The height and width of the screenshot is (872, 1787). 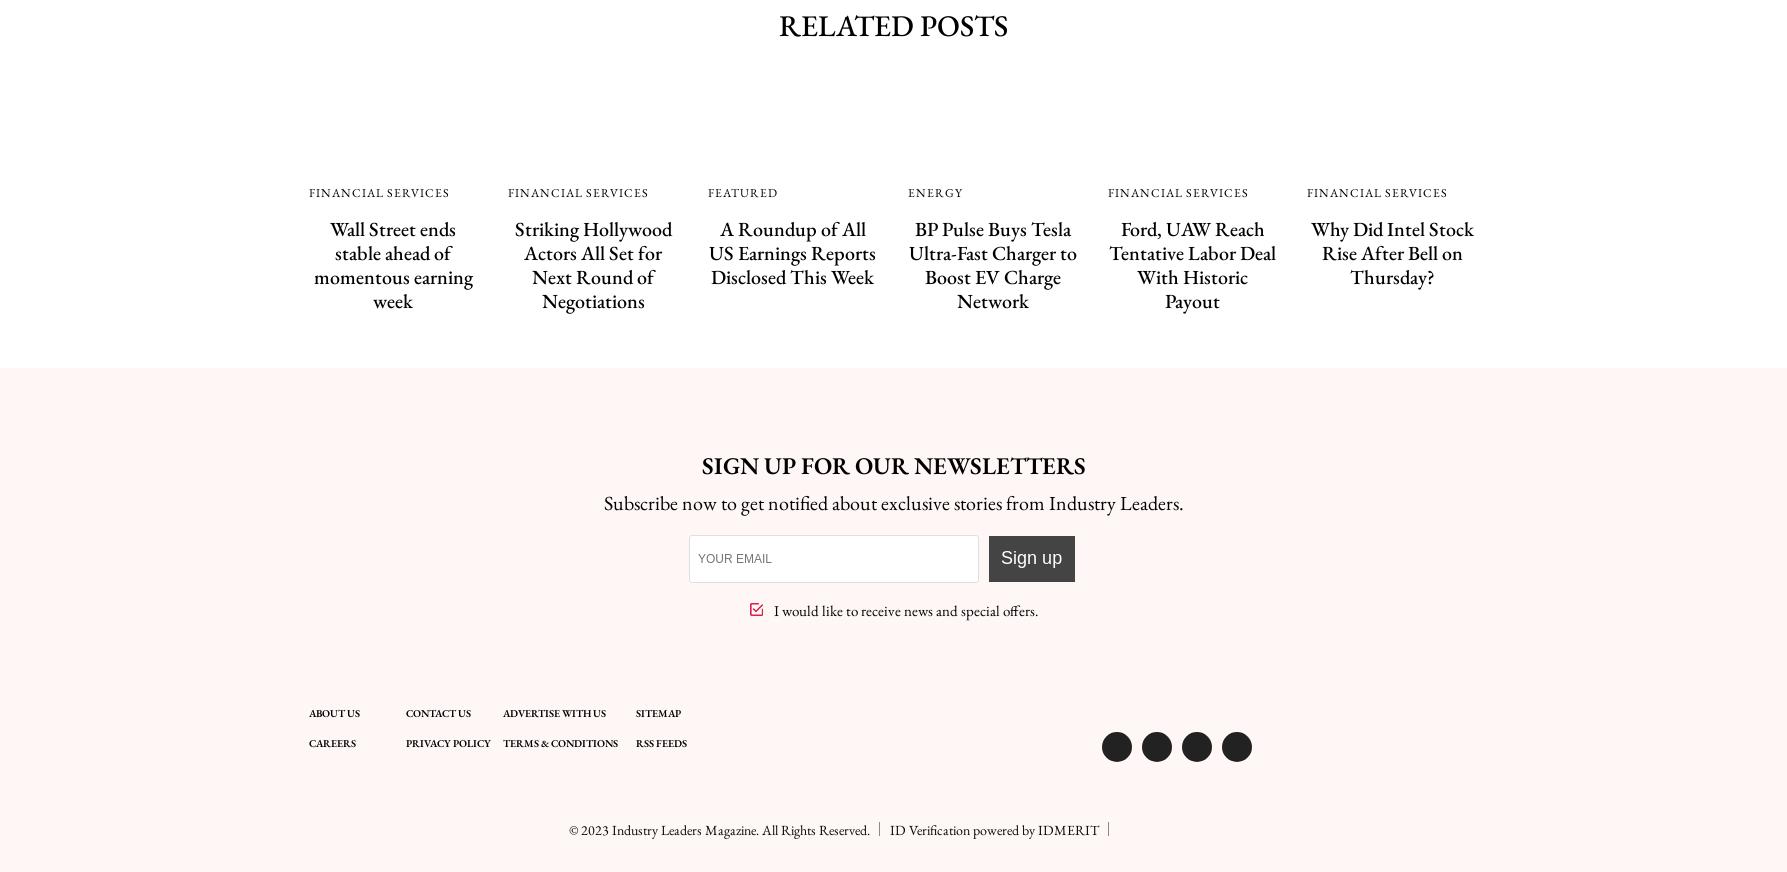 What do you see at coordinates (447, 742) in the screenshot?
I see `'Privacy Policy'` at bounding box center [447, 742].